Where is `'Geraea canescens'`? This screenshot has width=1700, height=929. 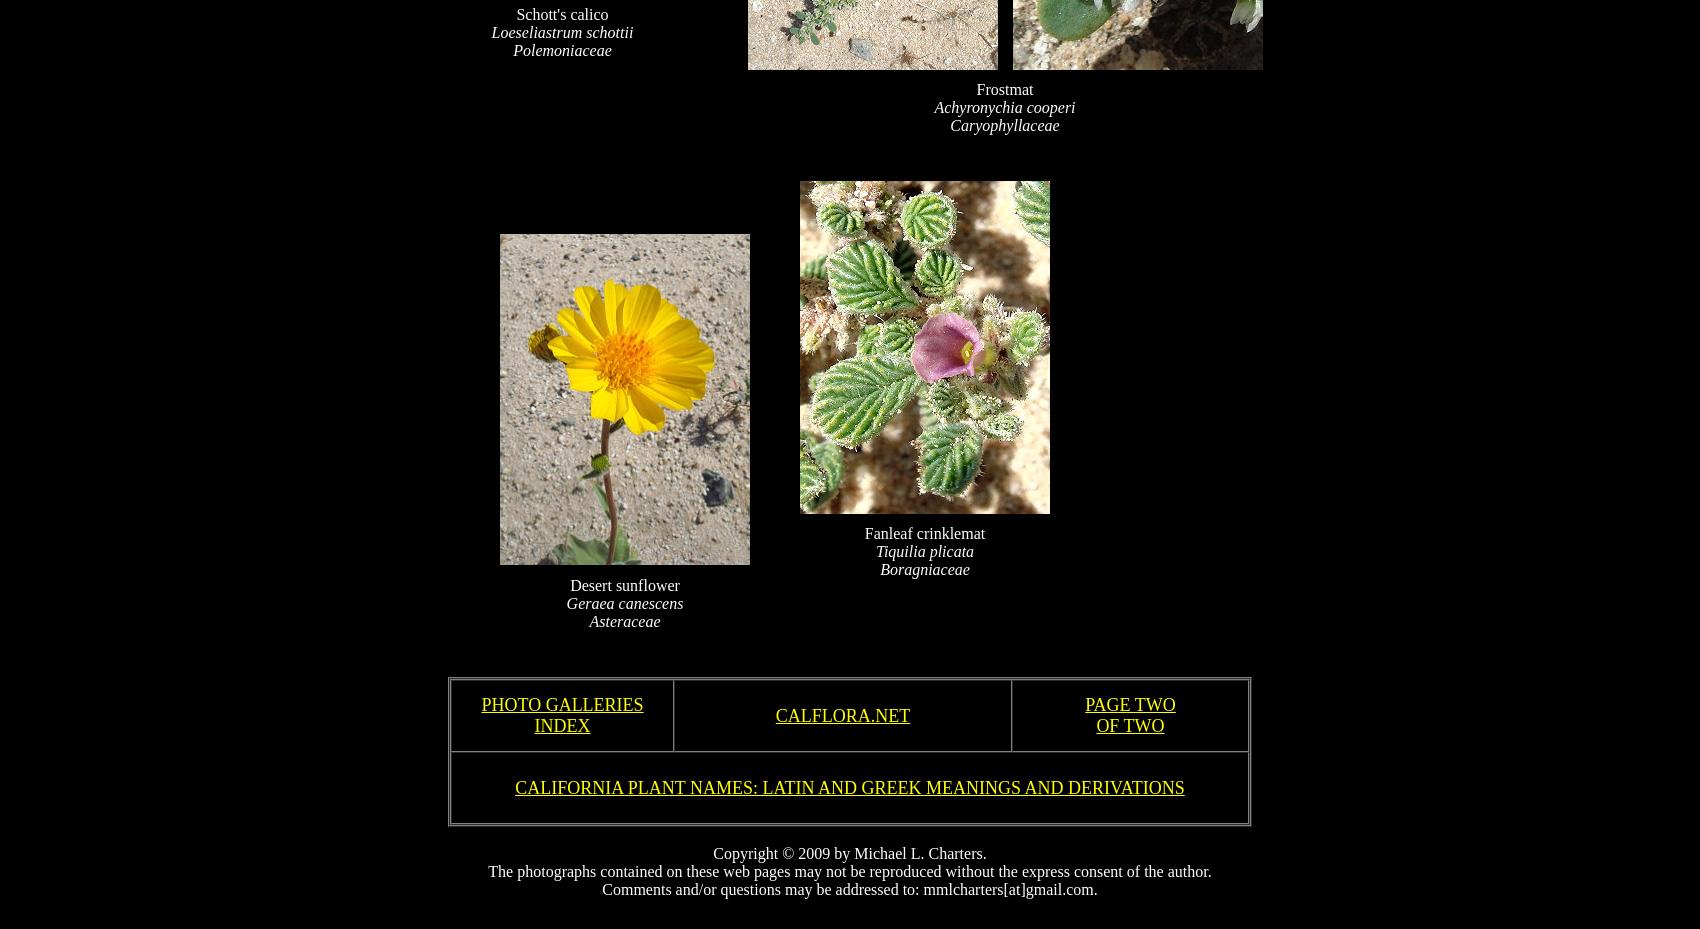
'Geraea canescens' is located at coordinates (623, 601).